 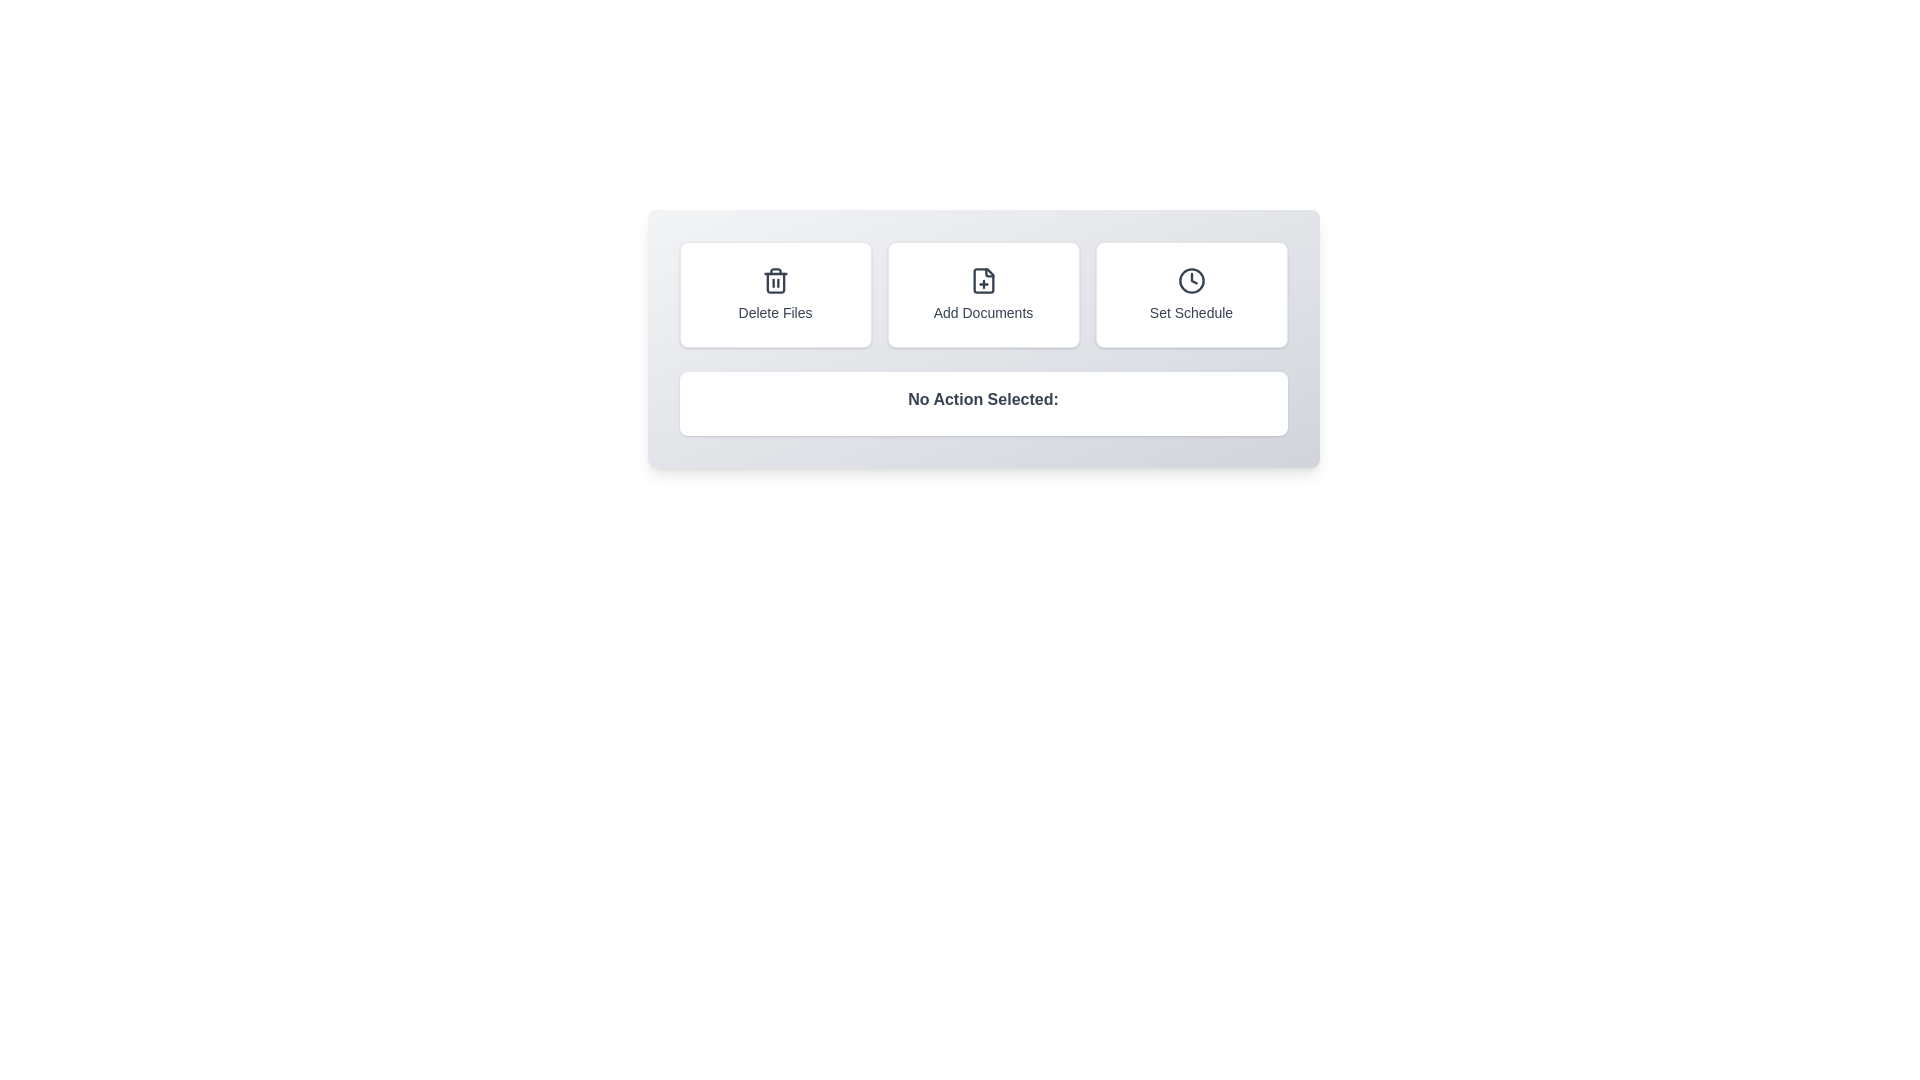 What do you see at coordinates (983, 281) in the screenshot?
I see `the 'Add Documents' button icon, which is a file document with a plus mark, located between the 'Delete Files' and 'Set Schedule' buttons` at bounding box center [983, 281].